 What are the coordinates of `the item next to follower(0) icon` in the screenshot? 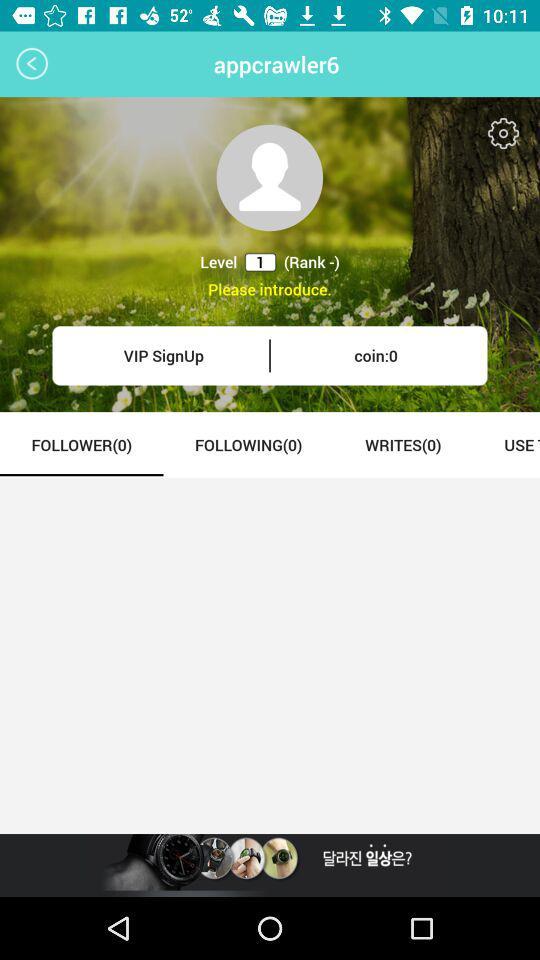 It's located at (248, 444).